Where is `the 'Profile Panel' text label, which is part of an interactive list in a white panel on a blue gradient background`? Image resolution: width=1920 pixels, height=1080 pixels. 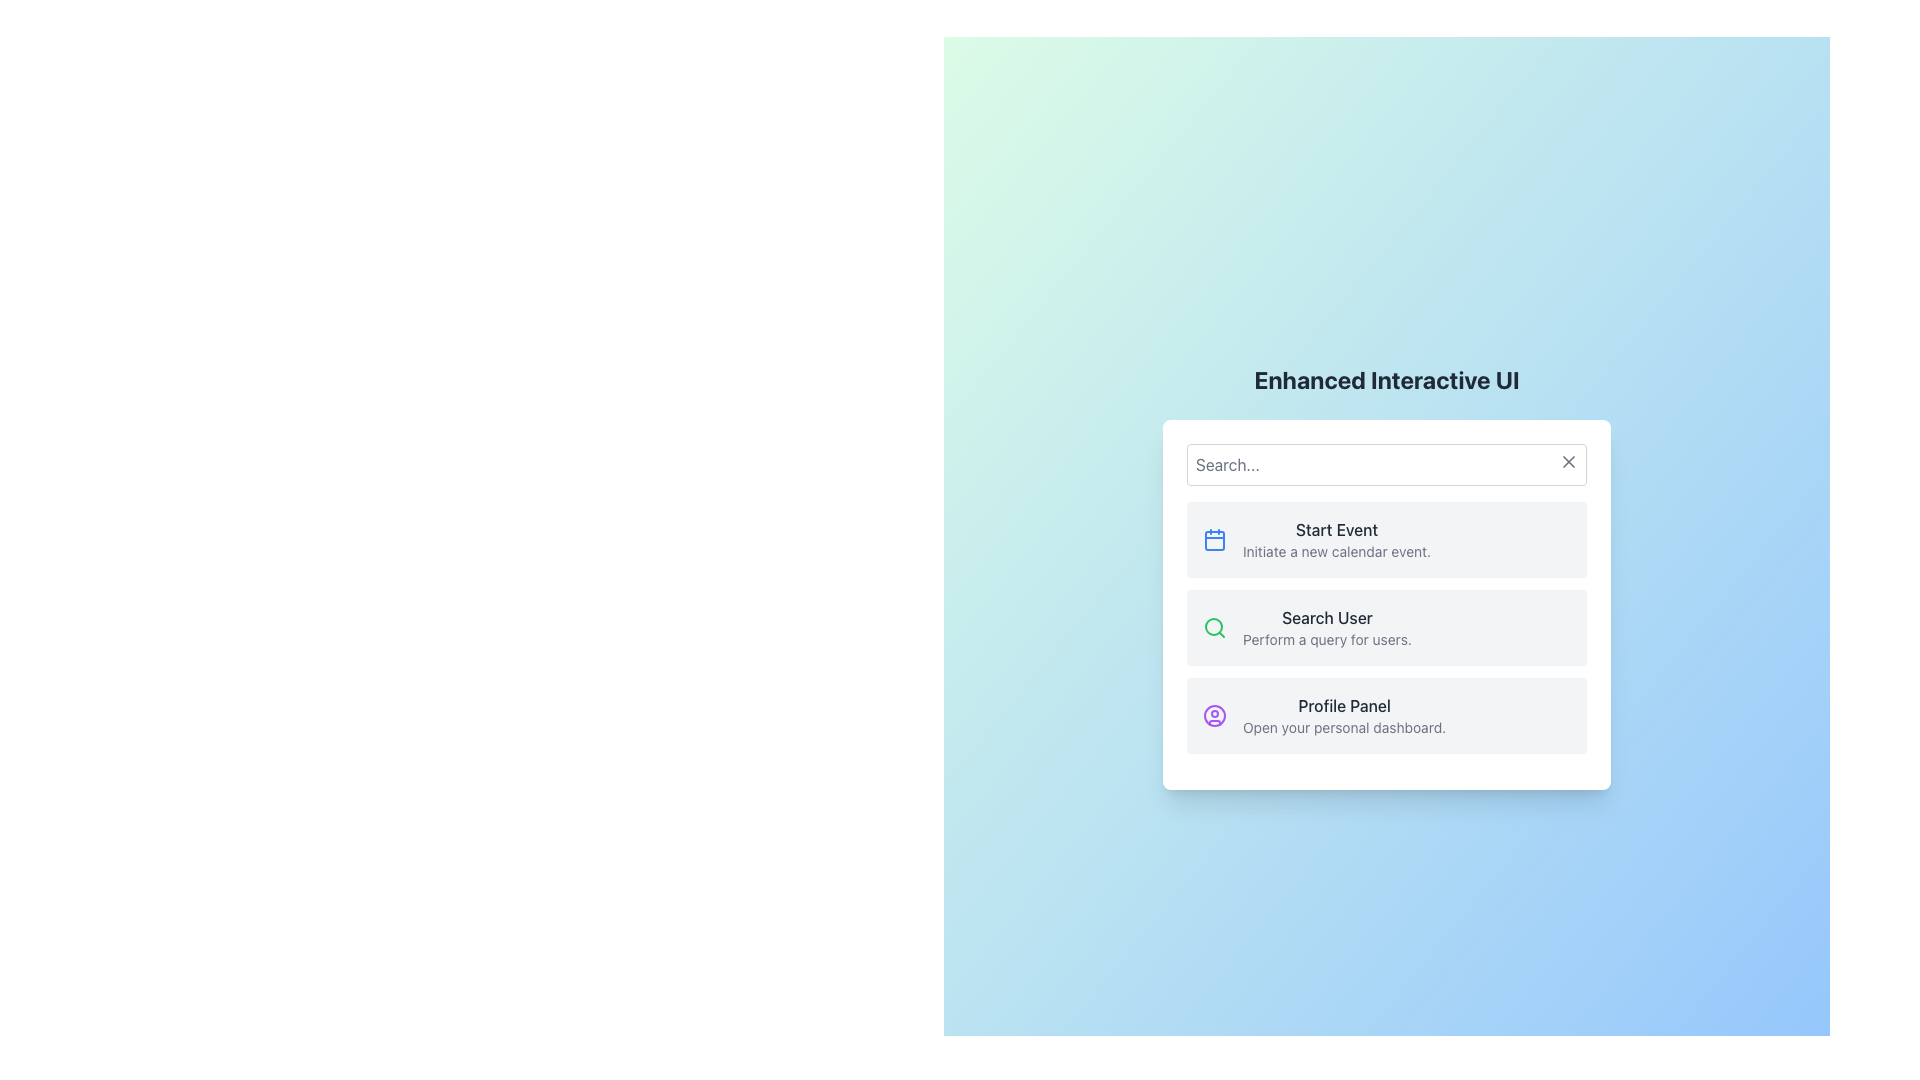
the 'Profile Panel' text label, which is part of an interactive list in a white panel on a blue gradient background is located at coordinates (1344, 704).